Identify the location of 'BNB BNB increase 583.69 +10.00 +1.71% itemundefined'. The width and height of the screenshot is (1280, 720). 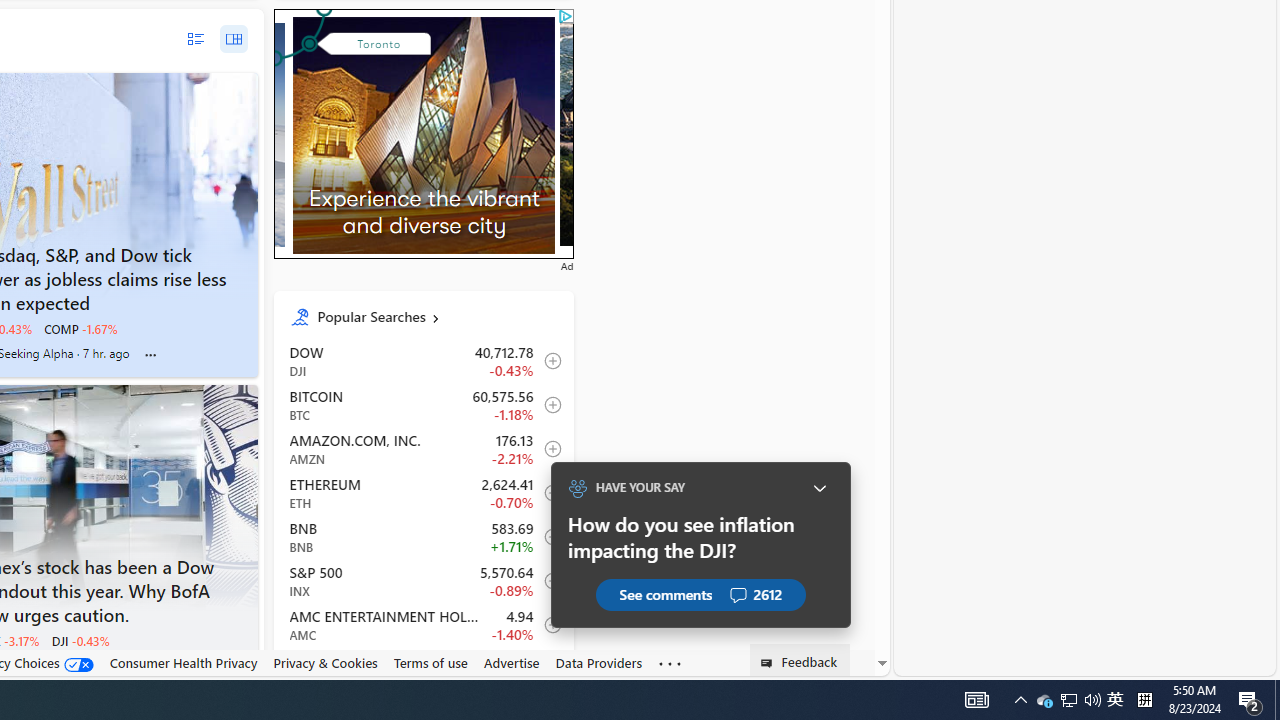
(422, 535).